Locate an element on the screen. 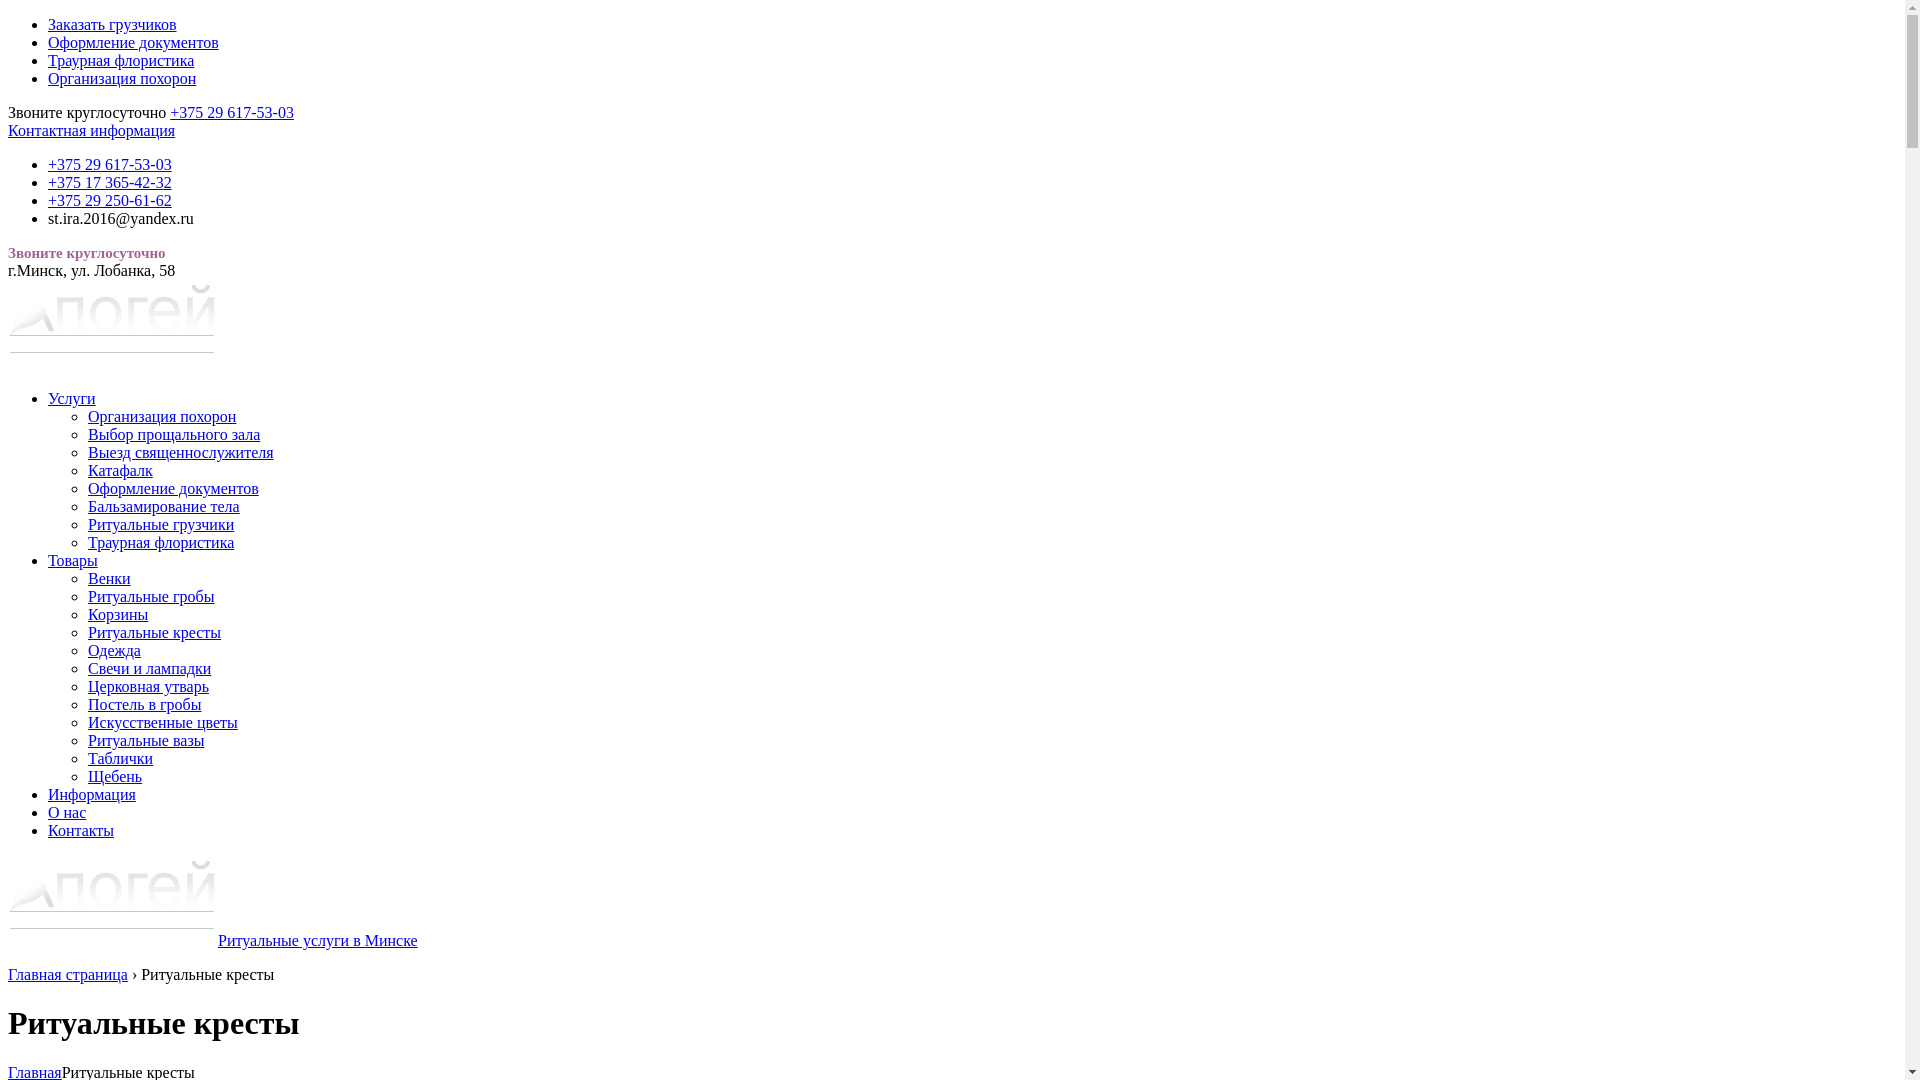  '+375 29 617-53-03' is located at coordinates (231, 112).